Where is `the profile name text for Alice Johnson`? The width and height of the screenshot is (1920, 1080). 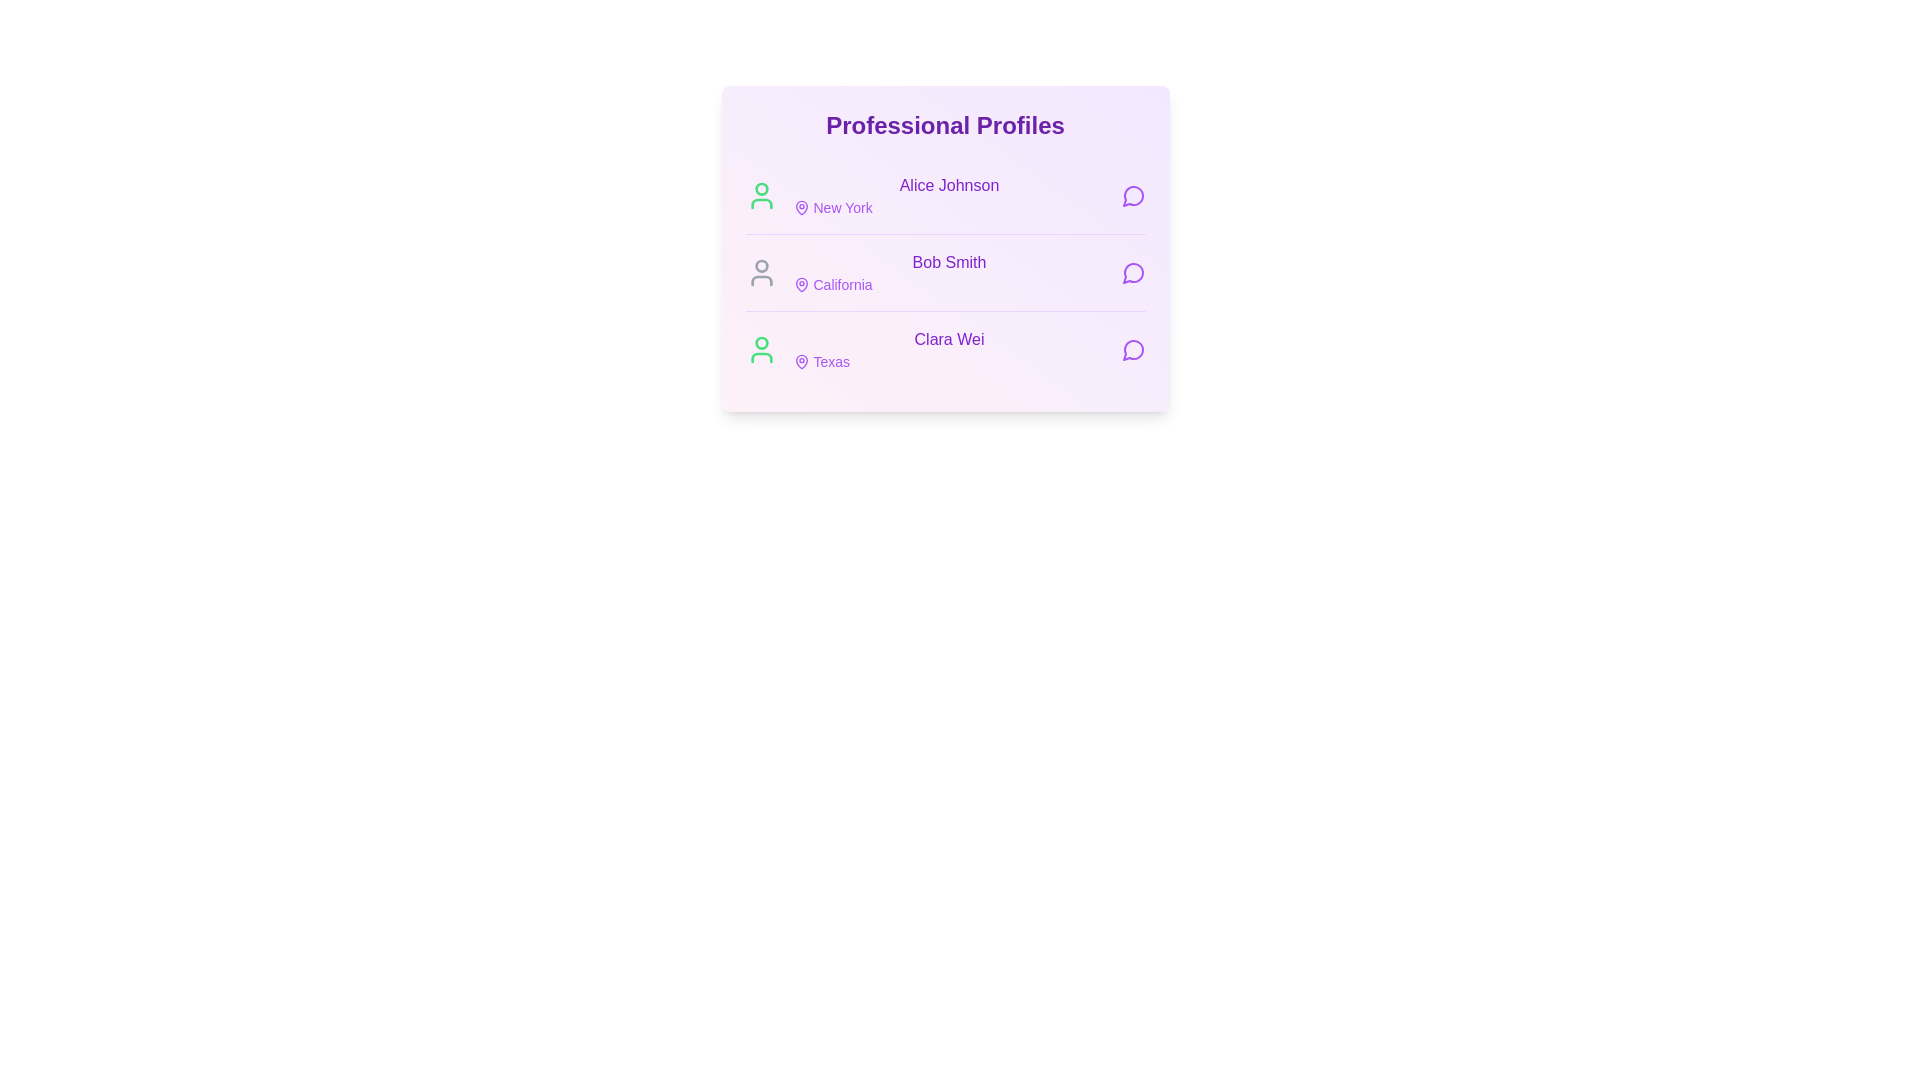 the profile name text for Alice Johnson is located at coordinates (948, 185).